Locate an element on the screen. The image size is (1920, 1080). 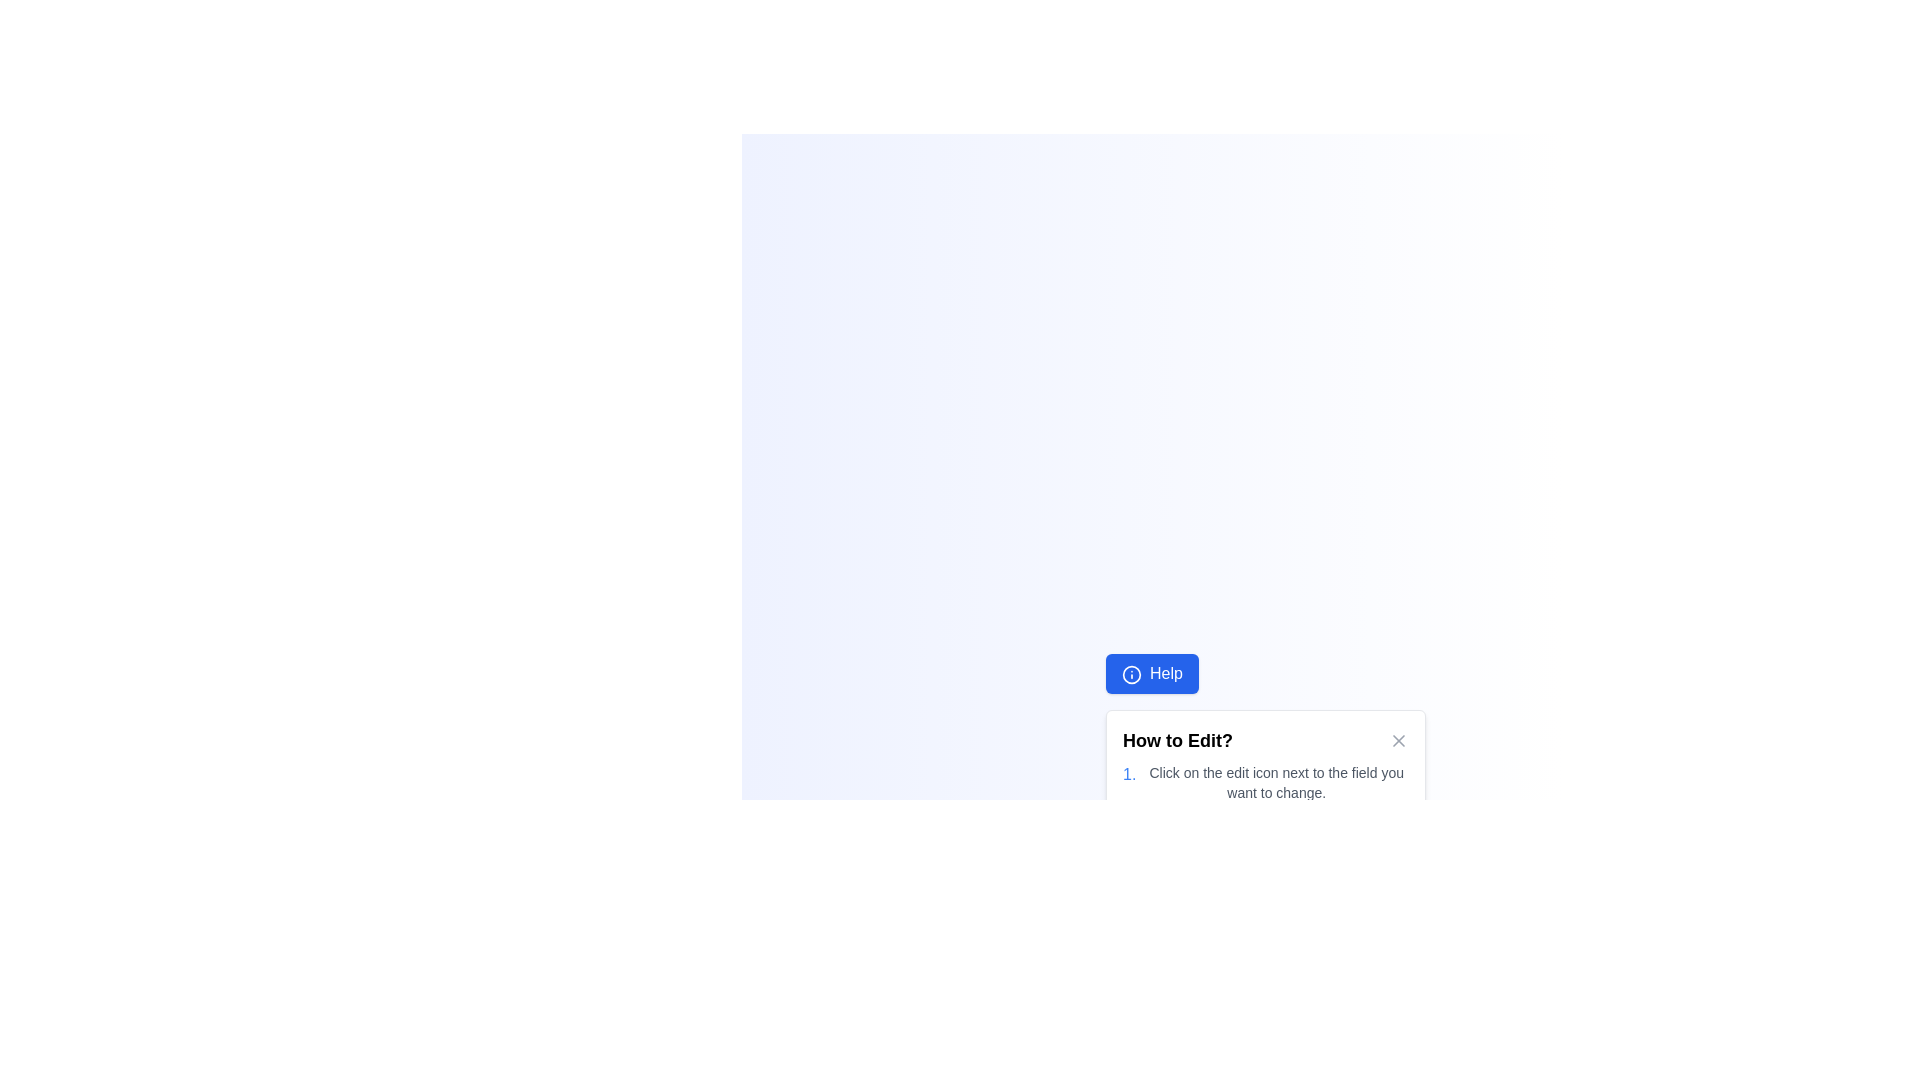
the 'info' icon located within the blue 'Help' button at the bottom-right corner of the interface is located at coordinates (1132, 674).